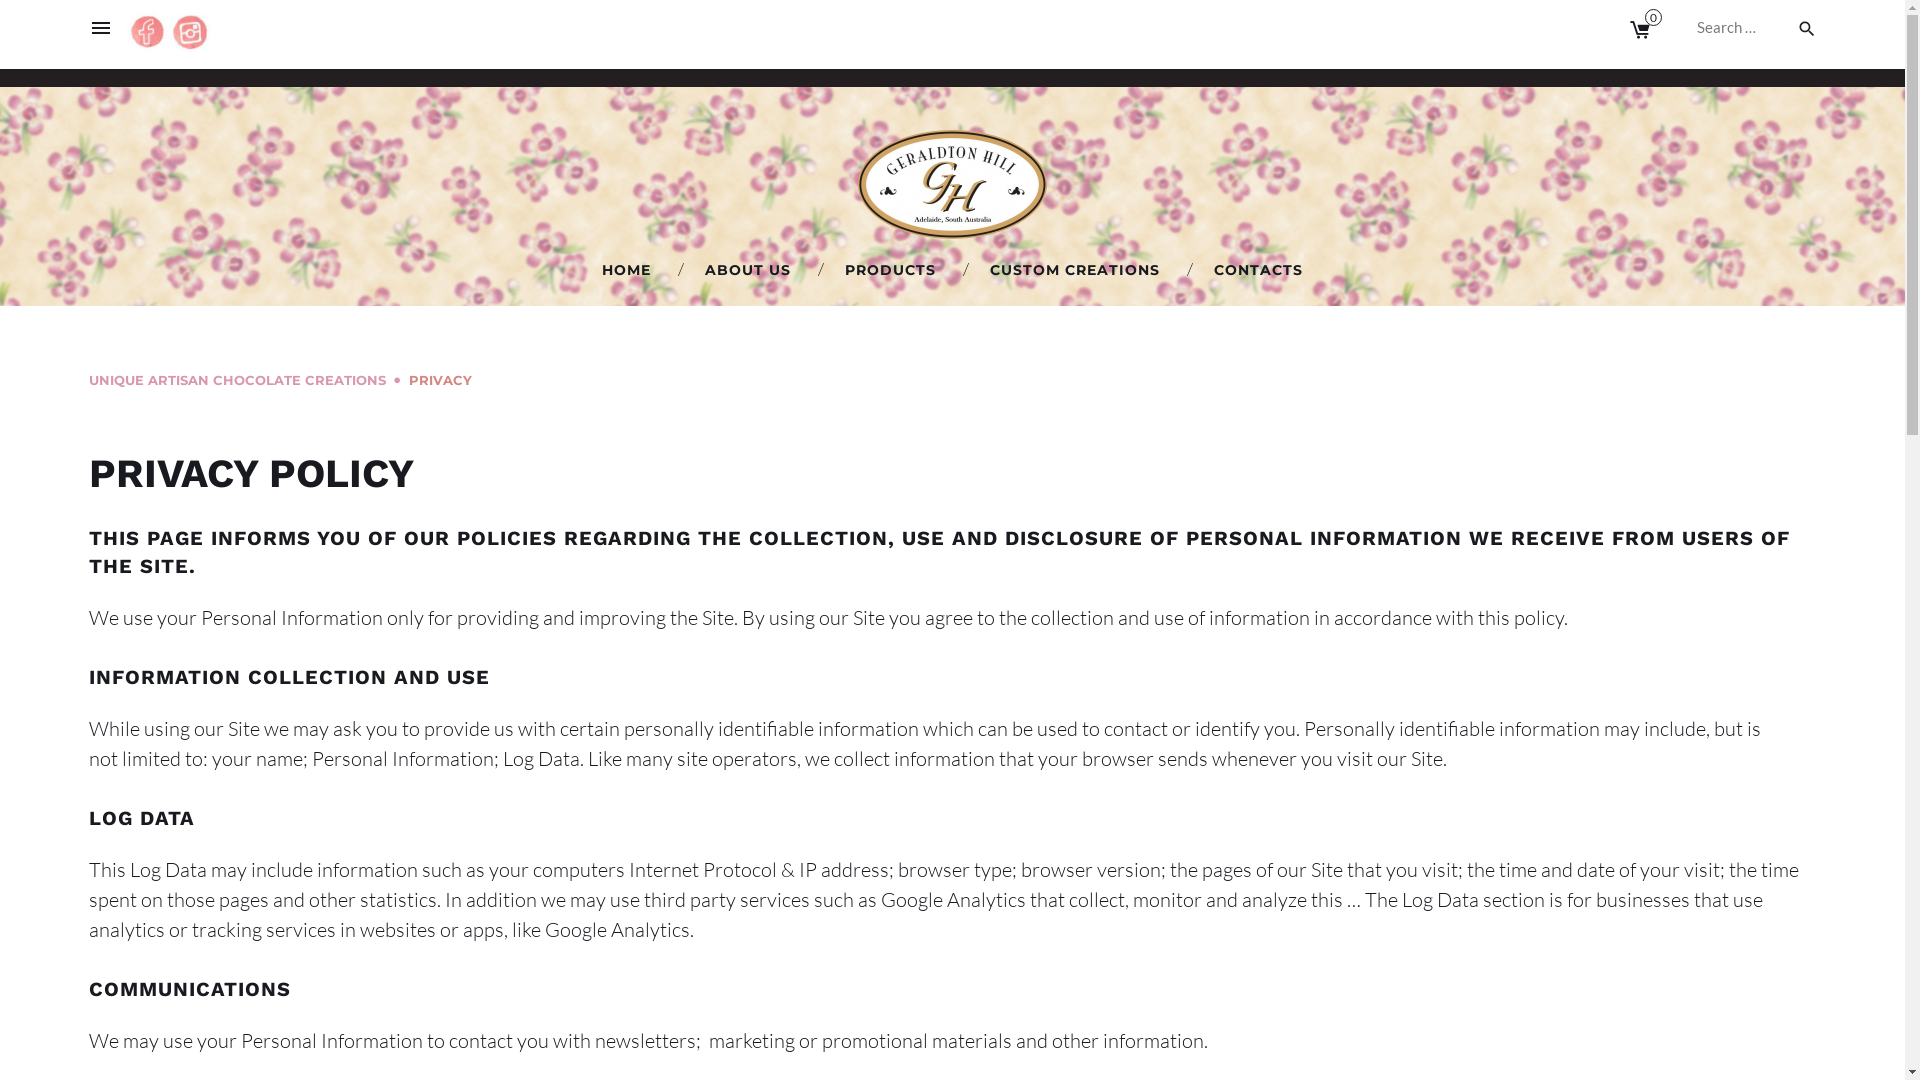 The width and height of the screenshot is (1920, 1080). I want to click on 'CUSTOM CREATIONS', so click(1074, 270).